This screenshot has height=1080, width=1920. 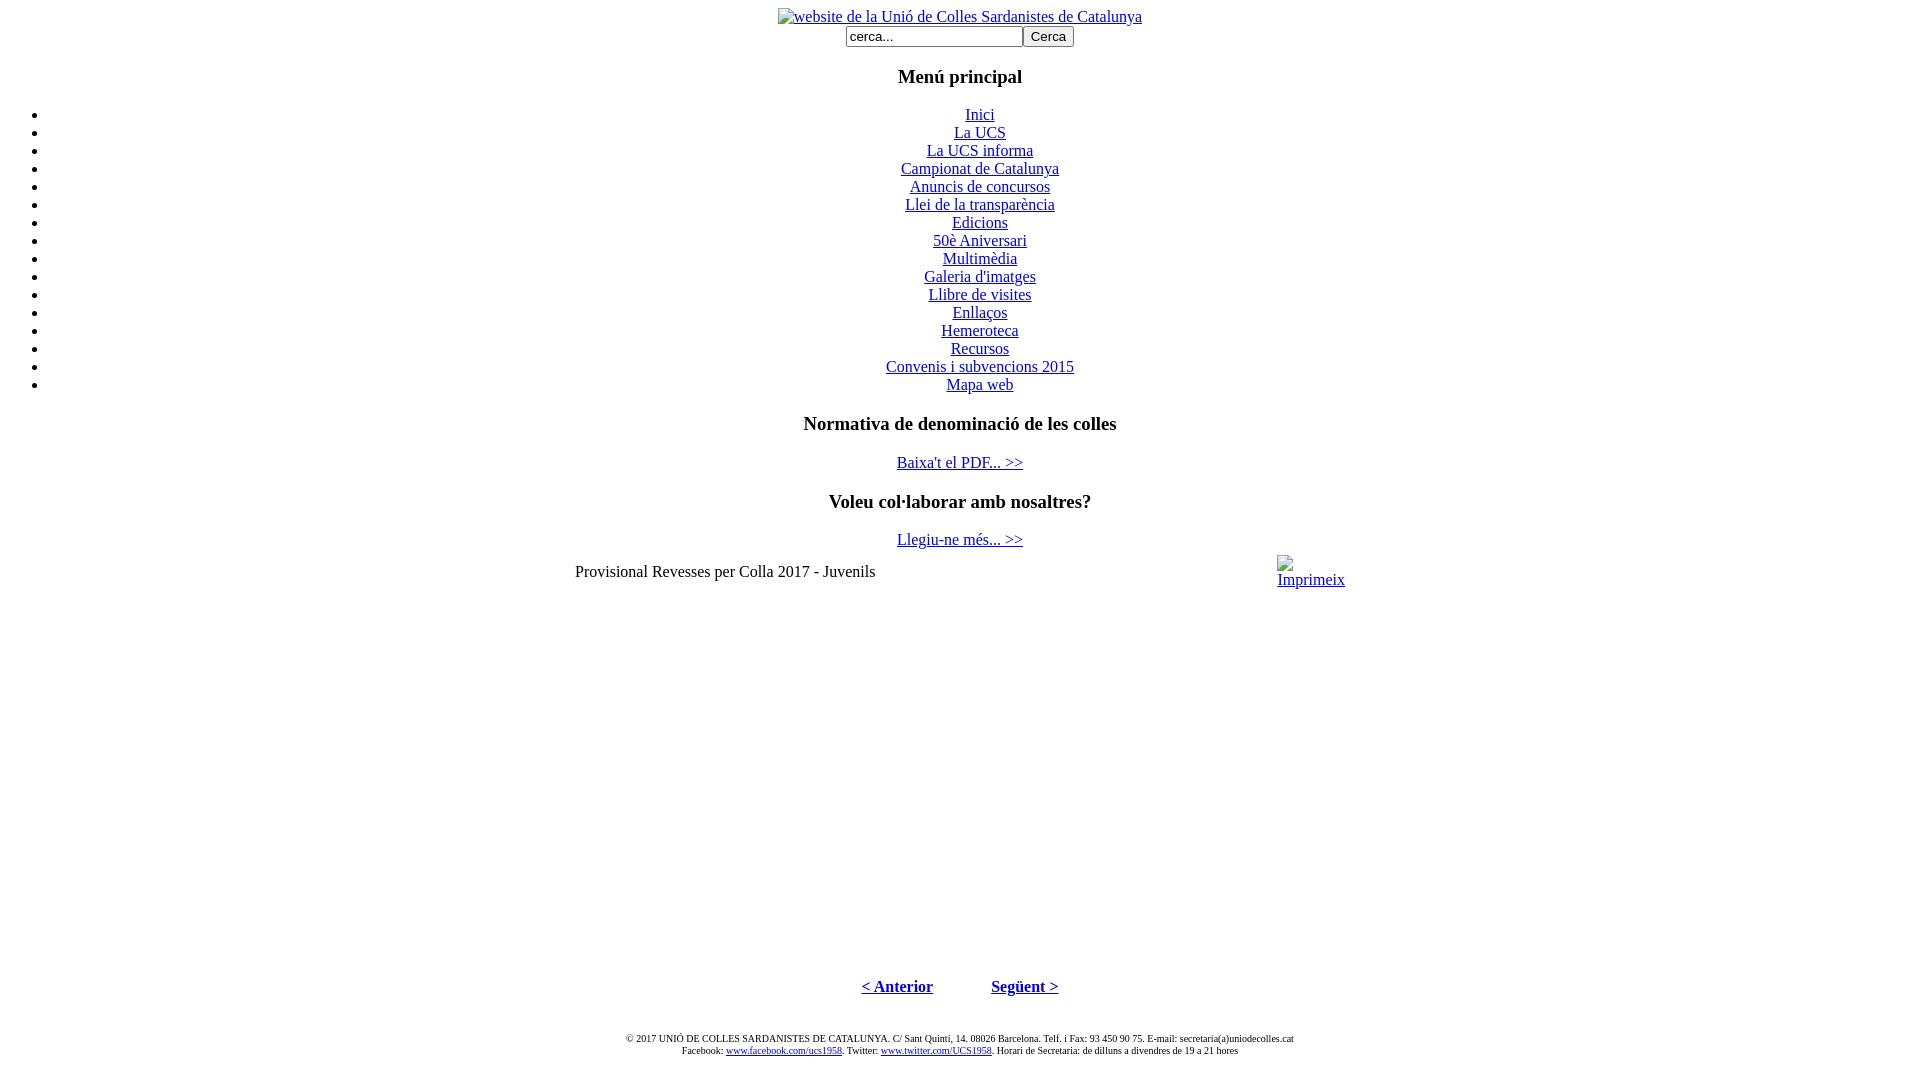 I want to click on 'La UCS informa', so click(x=980, y=149).